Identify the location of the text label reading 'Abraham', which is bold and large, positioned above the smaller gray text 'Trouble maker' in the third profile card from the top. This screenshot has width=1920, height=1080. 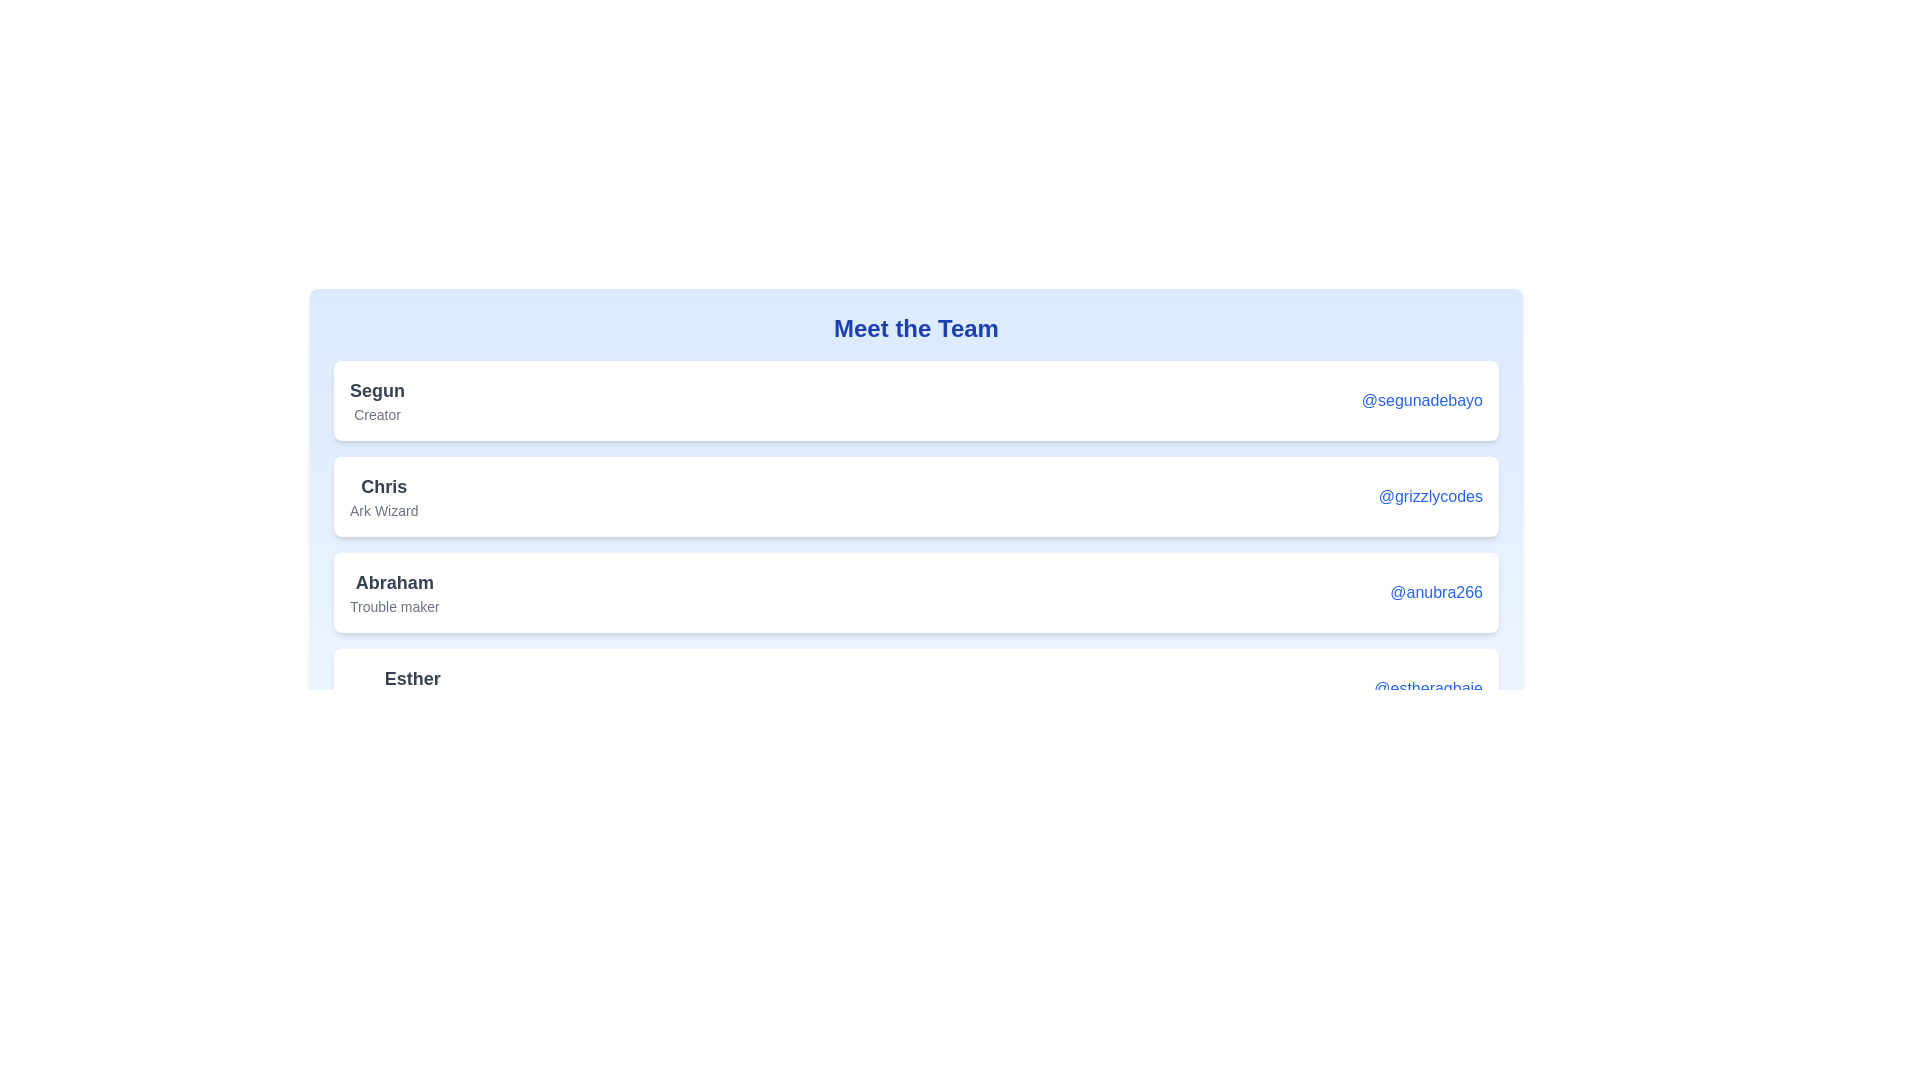
(394, 582).